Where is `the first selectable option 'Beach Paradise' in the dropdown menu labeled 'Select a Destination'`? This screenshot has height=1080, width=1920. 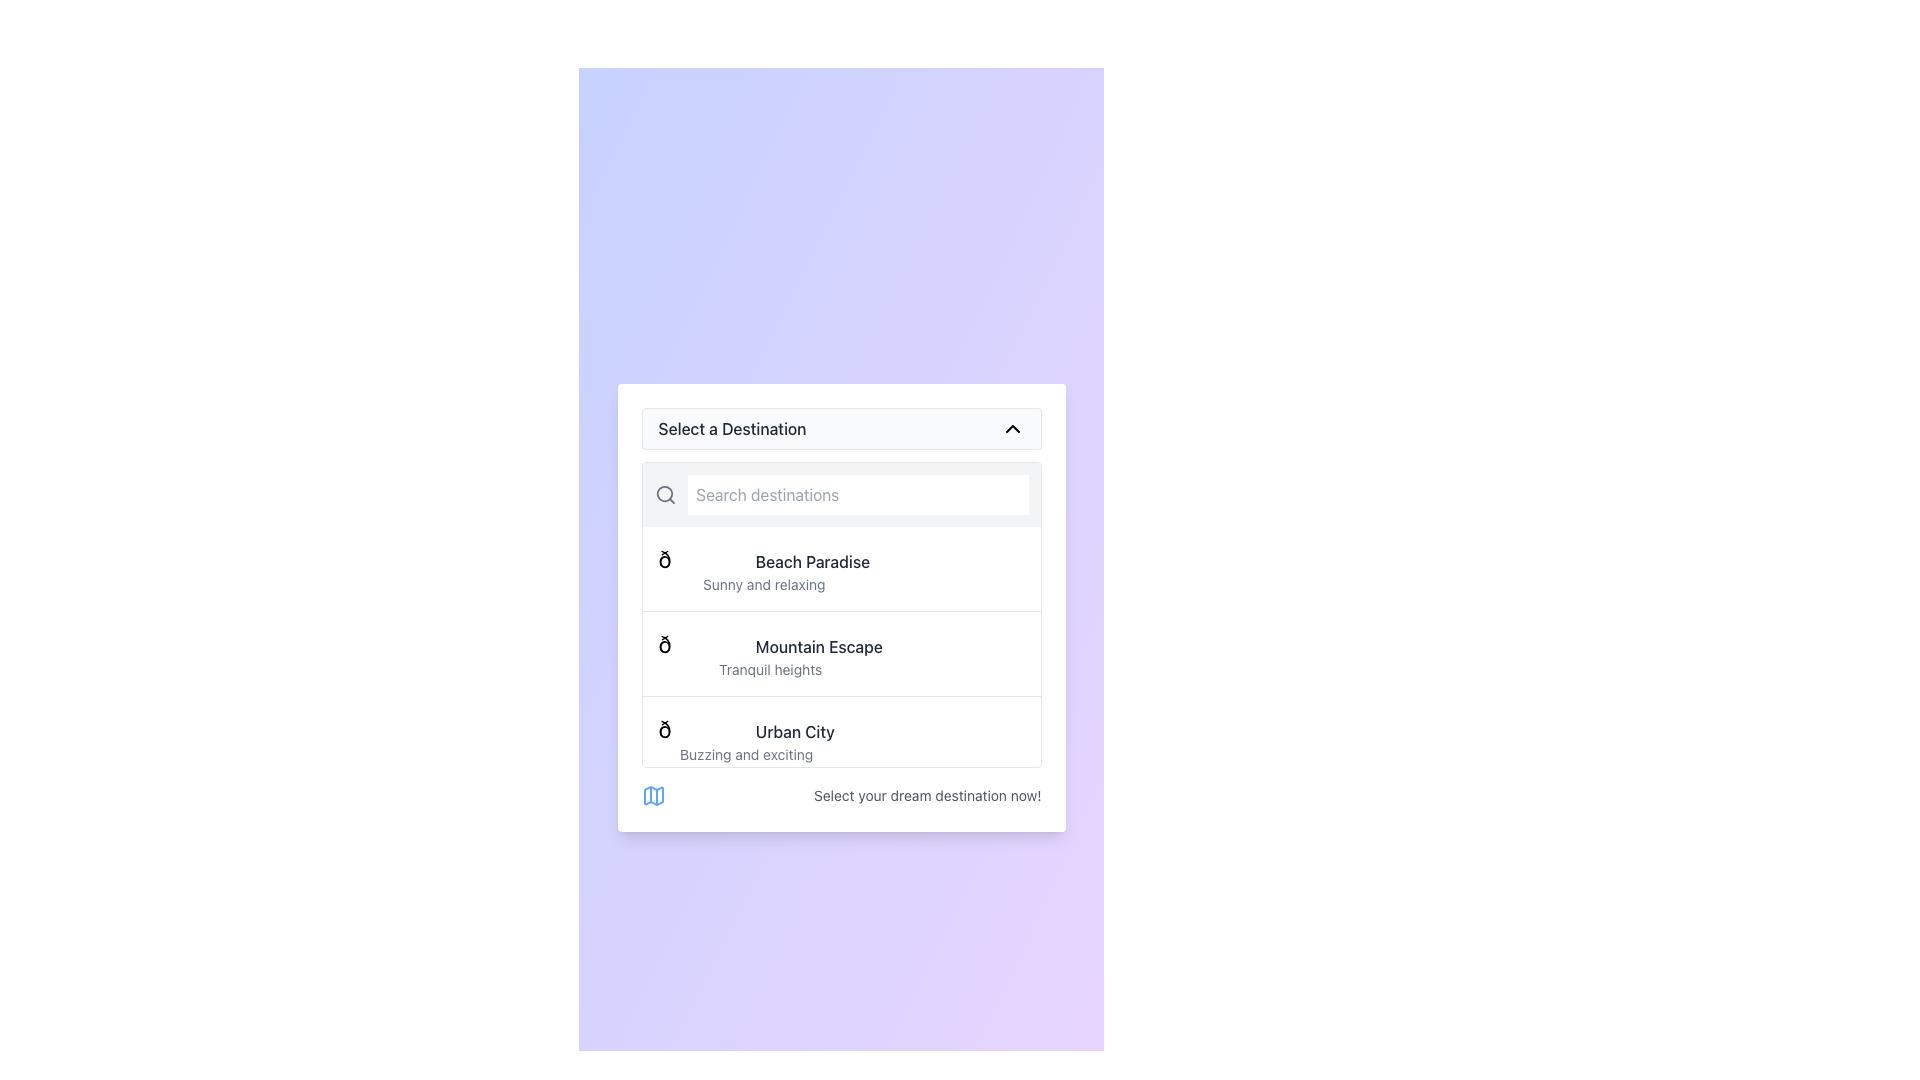
the first selectable option 'Beach Paradise' in the dropdown menu labeled 'Select a Destination' is located at coordinates (841, 569).